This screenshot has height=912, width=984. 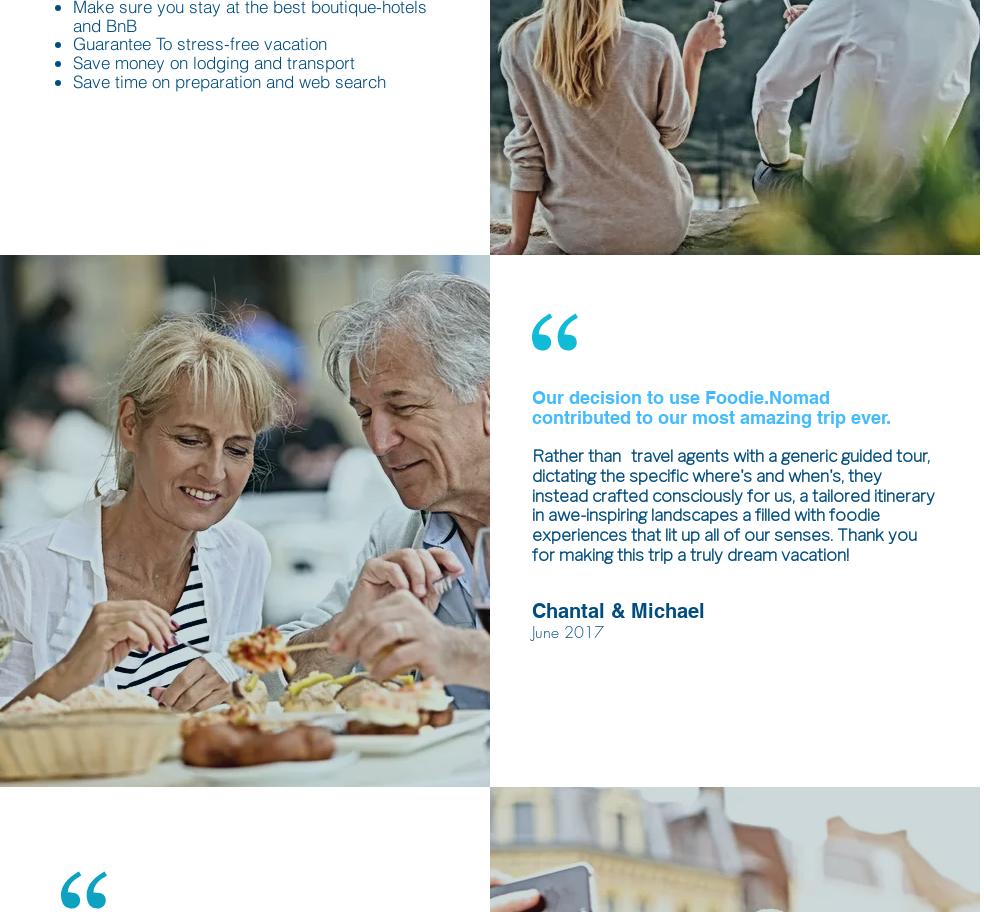 What do you see at coordinates (733, 504) in the screenshot?
I see `'travel agents with a generic guided tour, dictating the specific where's and when's, they instead crafted consciously for us, a tailored itinerary in awe-inspiring landscapes a filled with foodie experiences that lit up all of our senses. Thank you for making this trip a truly dream vacation!'` at bounding box center [733, 504].